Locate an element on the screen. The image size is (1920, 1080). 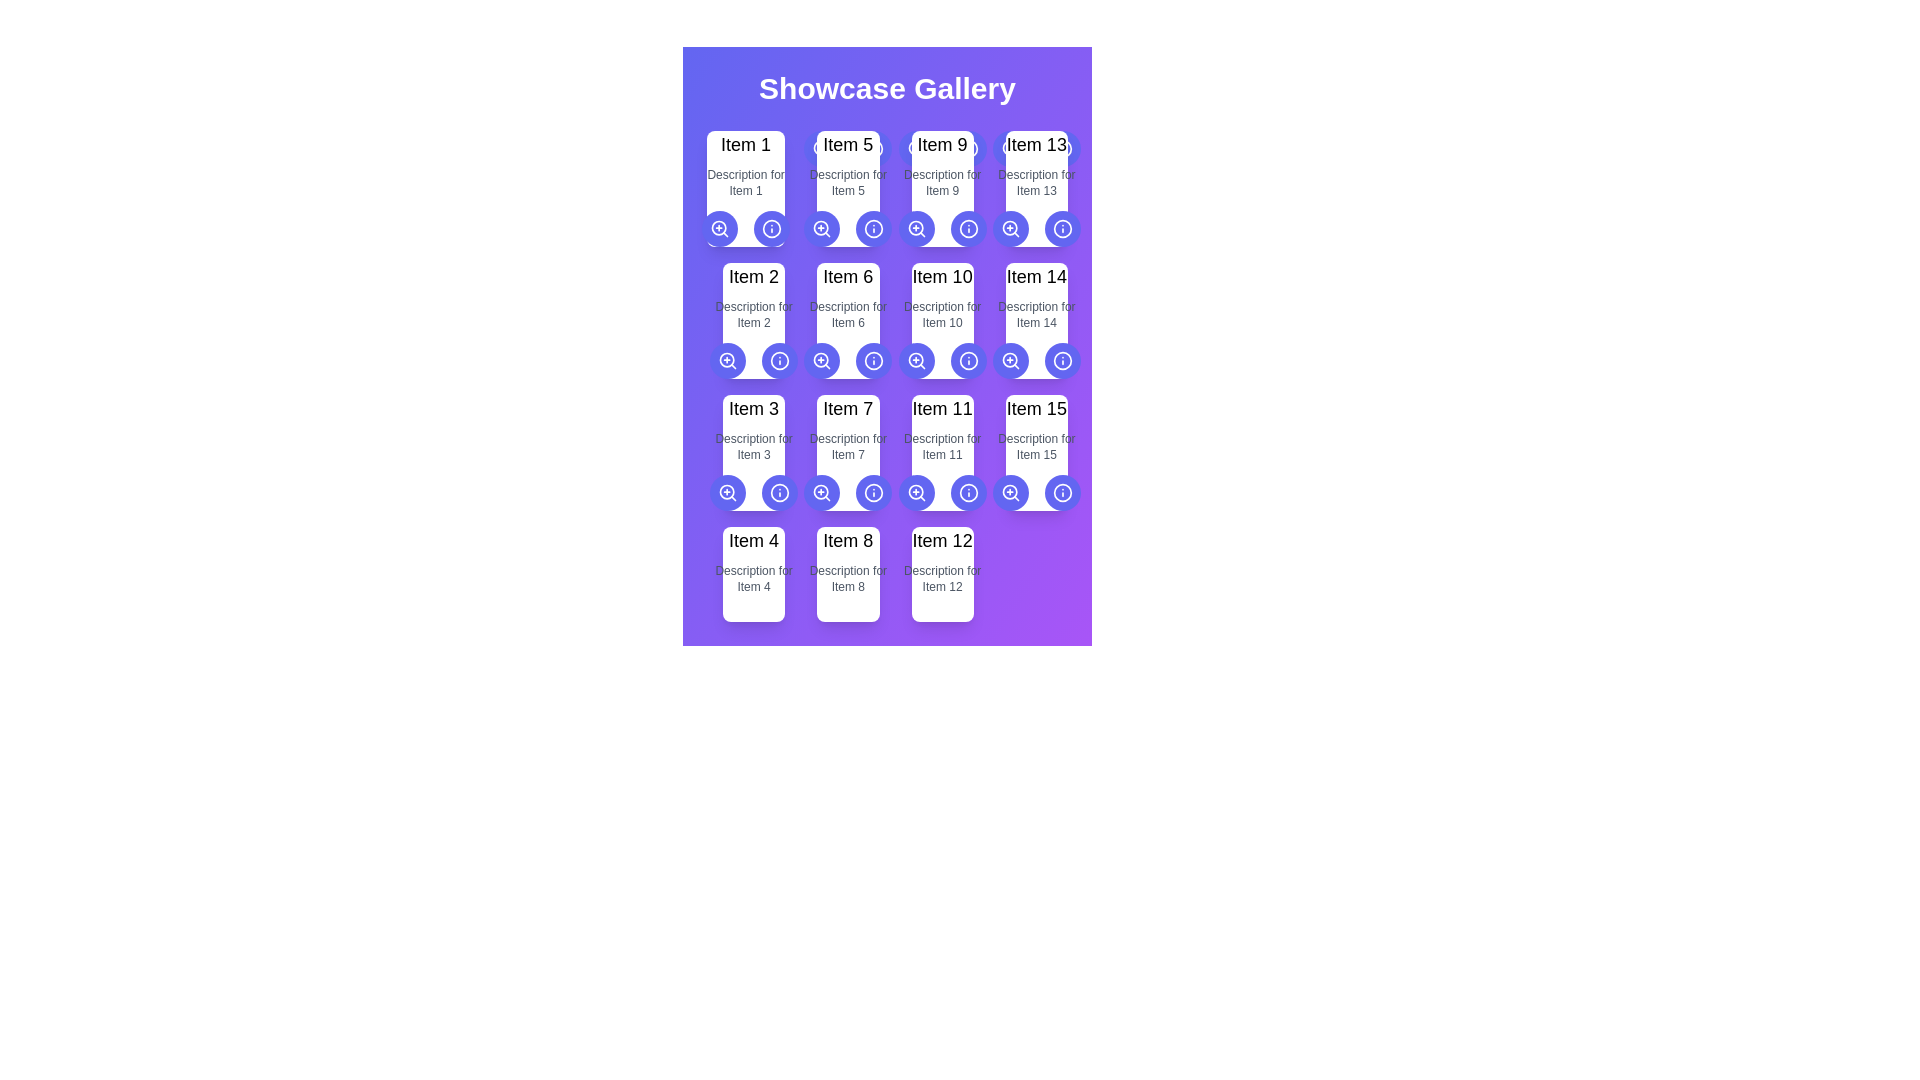
the first button below the 'Item 9' card to zoom in on the associated content is located at coordinates (915, 227).